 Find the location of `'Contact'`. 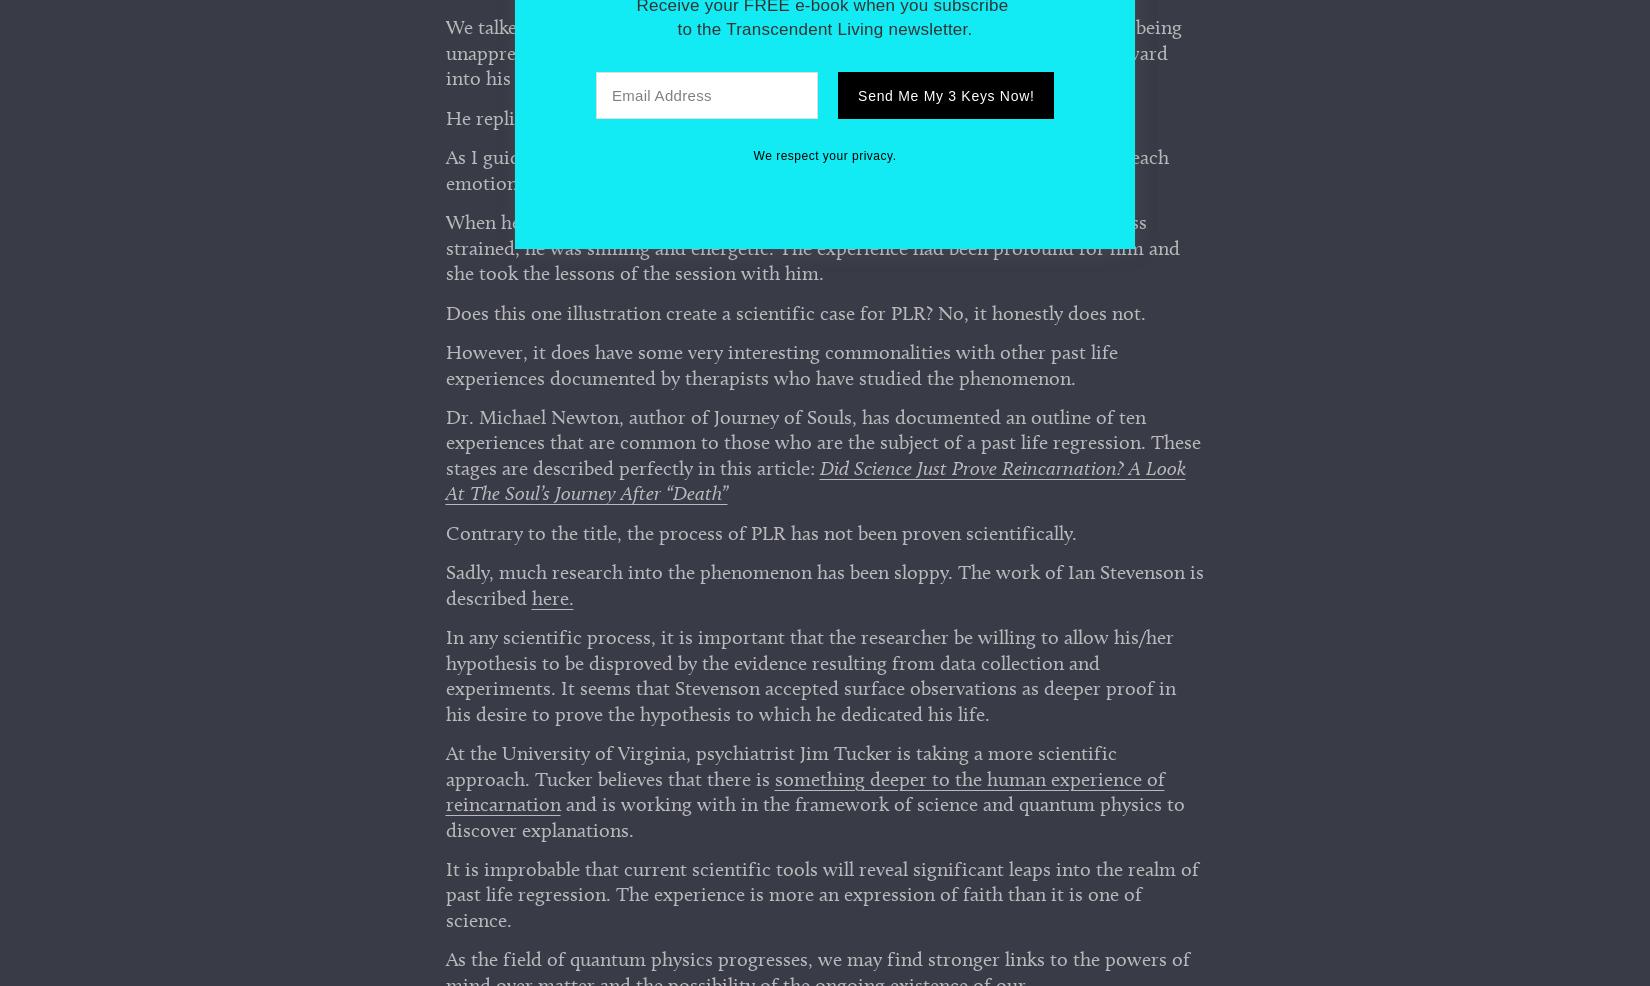

'Contact' is located at coordinates (657, 466).